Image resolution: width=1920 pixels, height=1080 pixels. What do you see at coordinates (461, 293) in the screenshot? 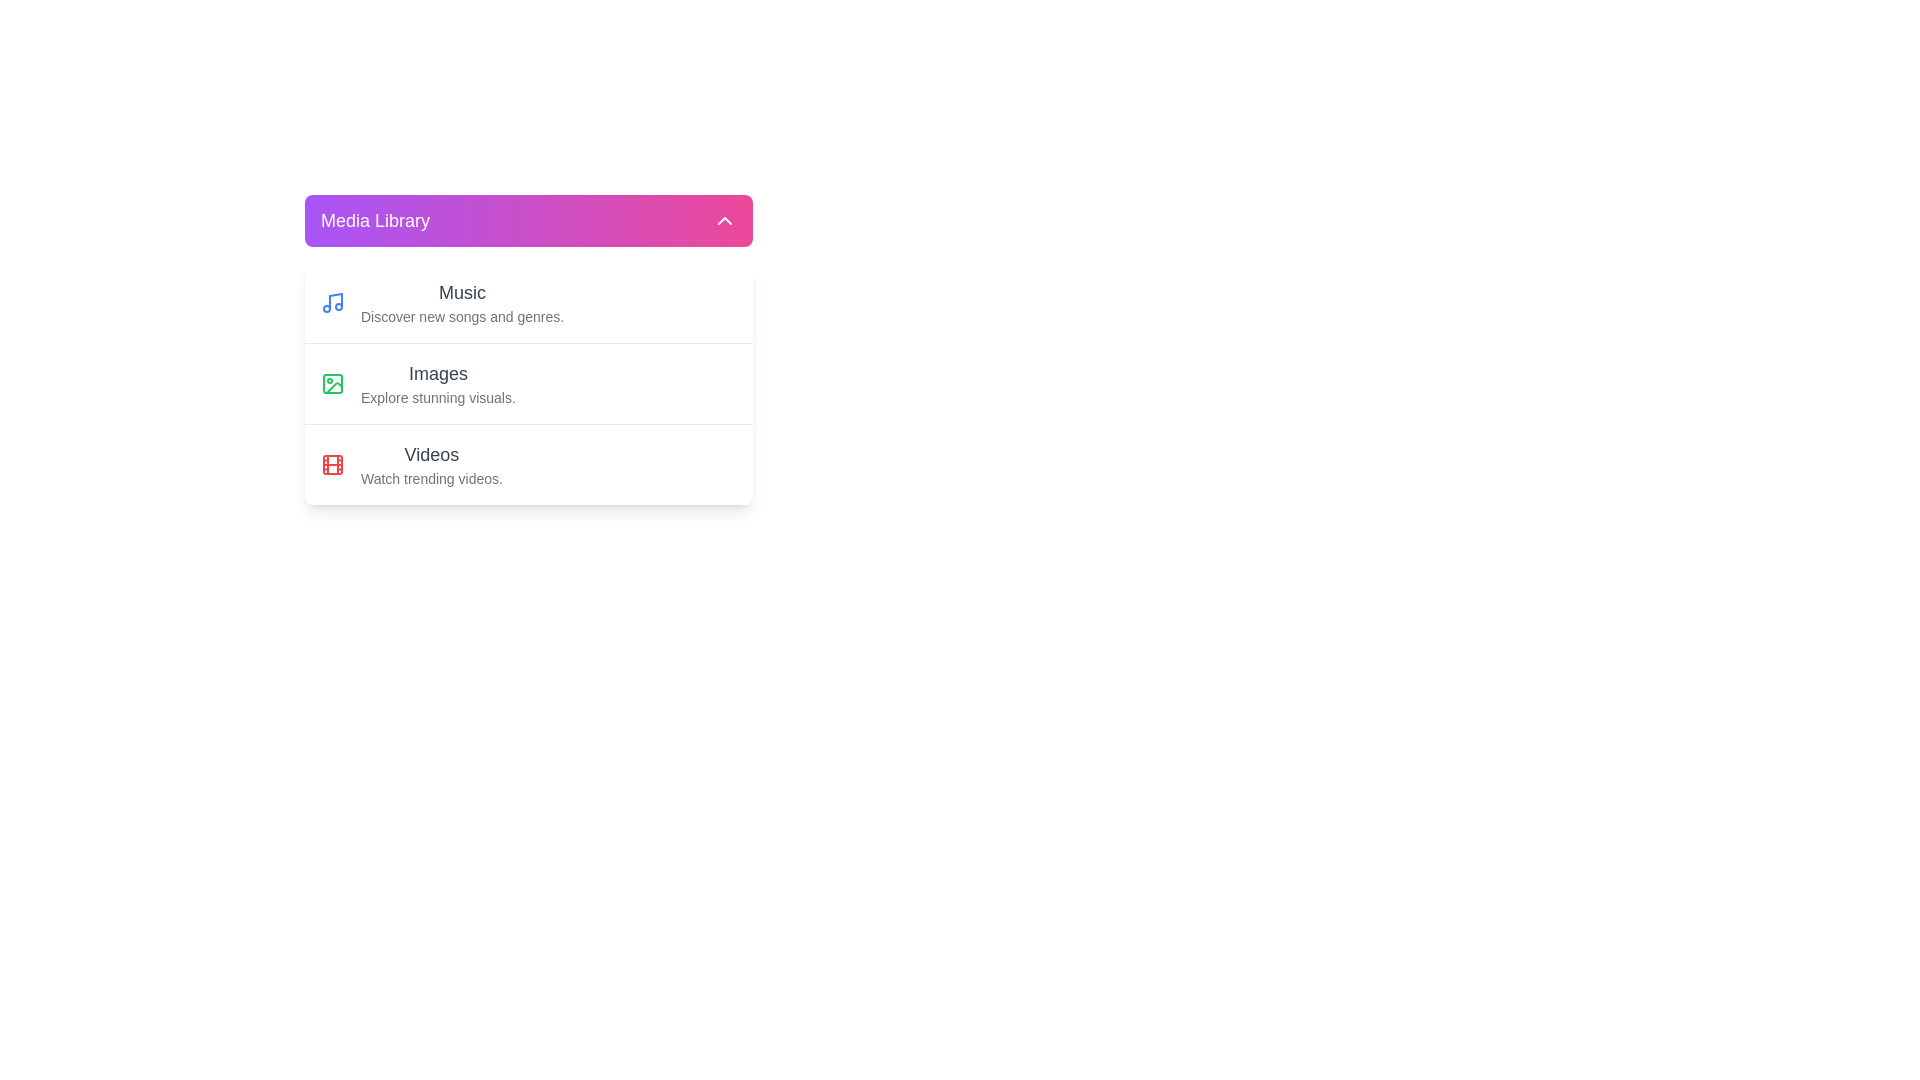
I see `the 'Music' category title text label in the Media Library interface, which is positioned directly below a blue music note icon` at bounding box center [461, 293].